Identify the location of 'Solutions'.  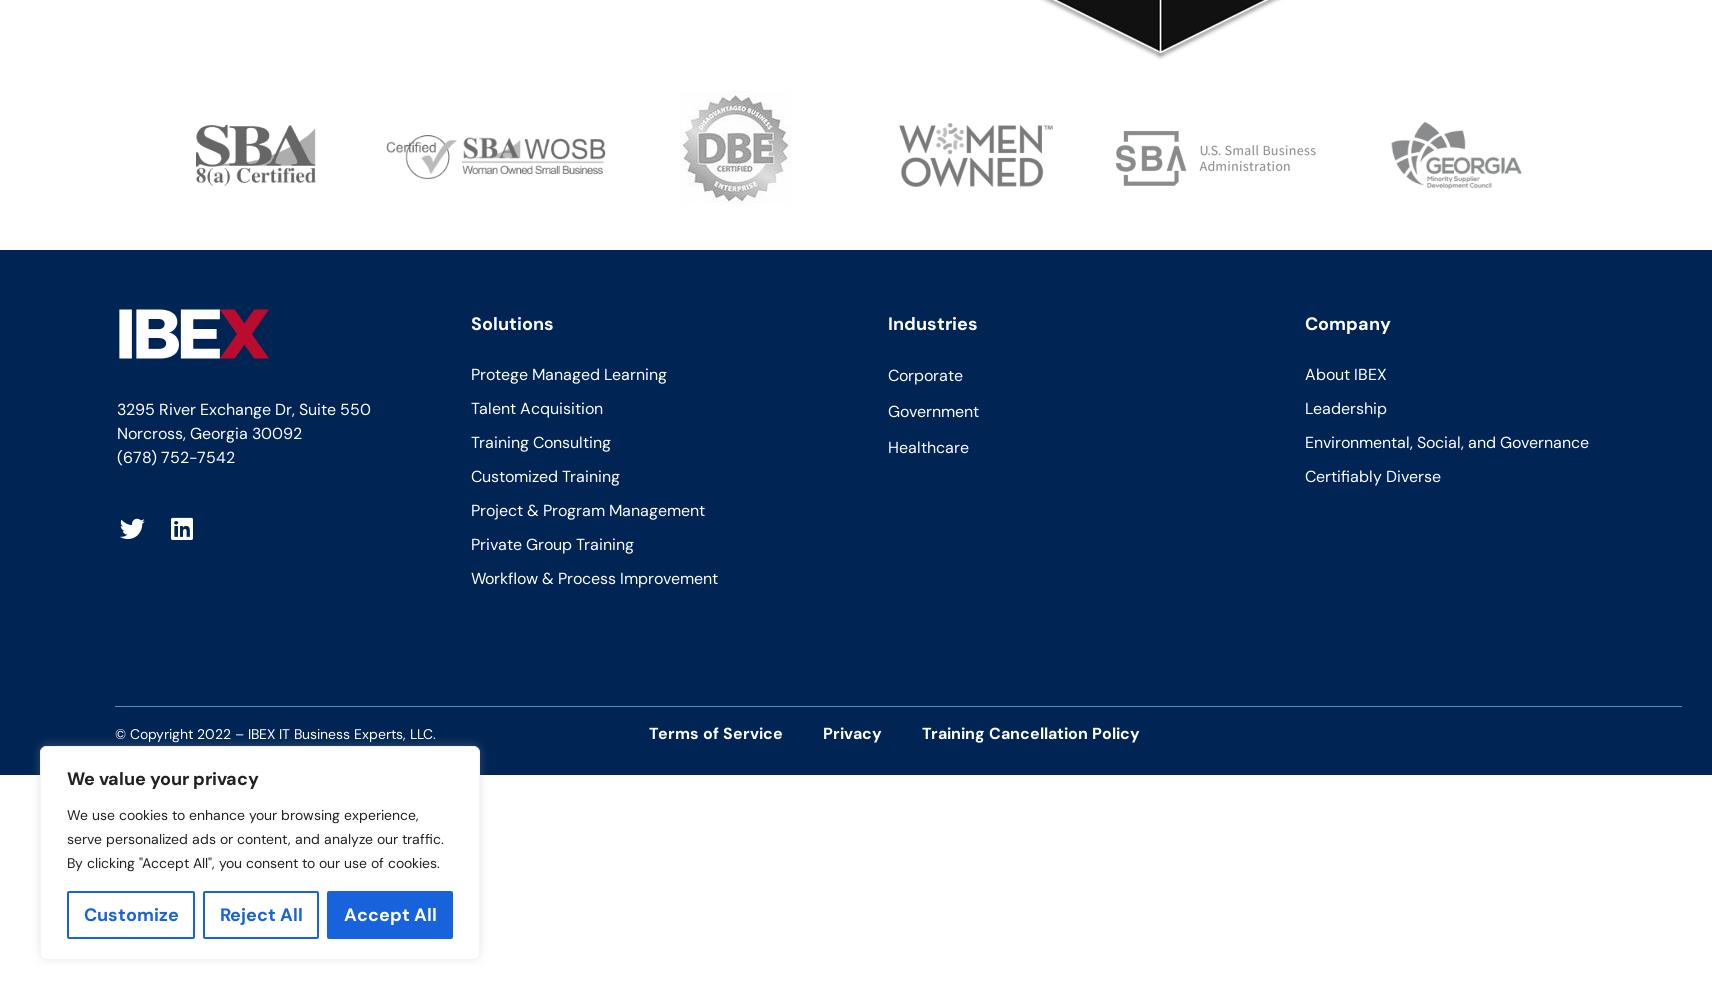
(468, 322).